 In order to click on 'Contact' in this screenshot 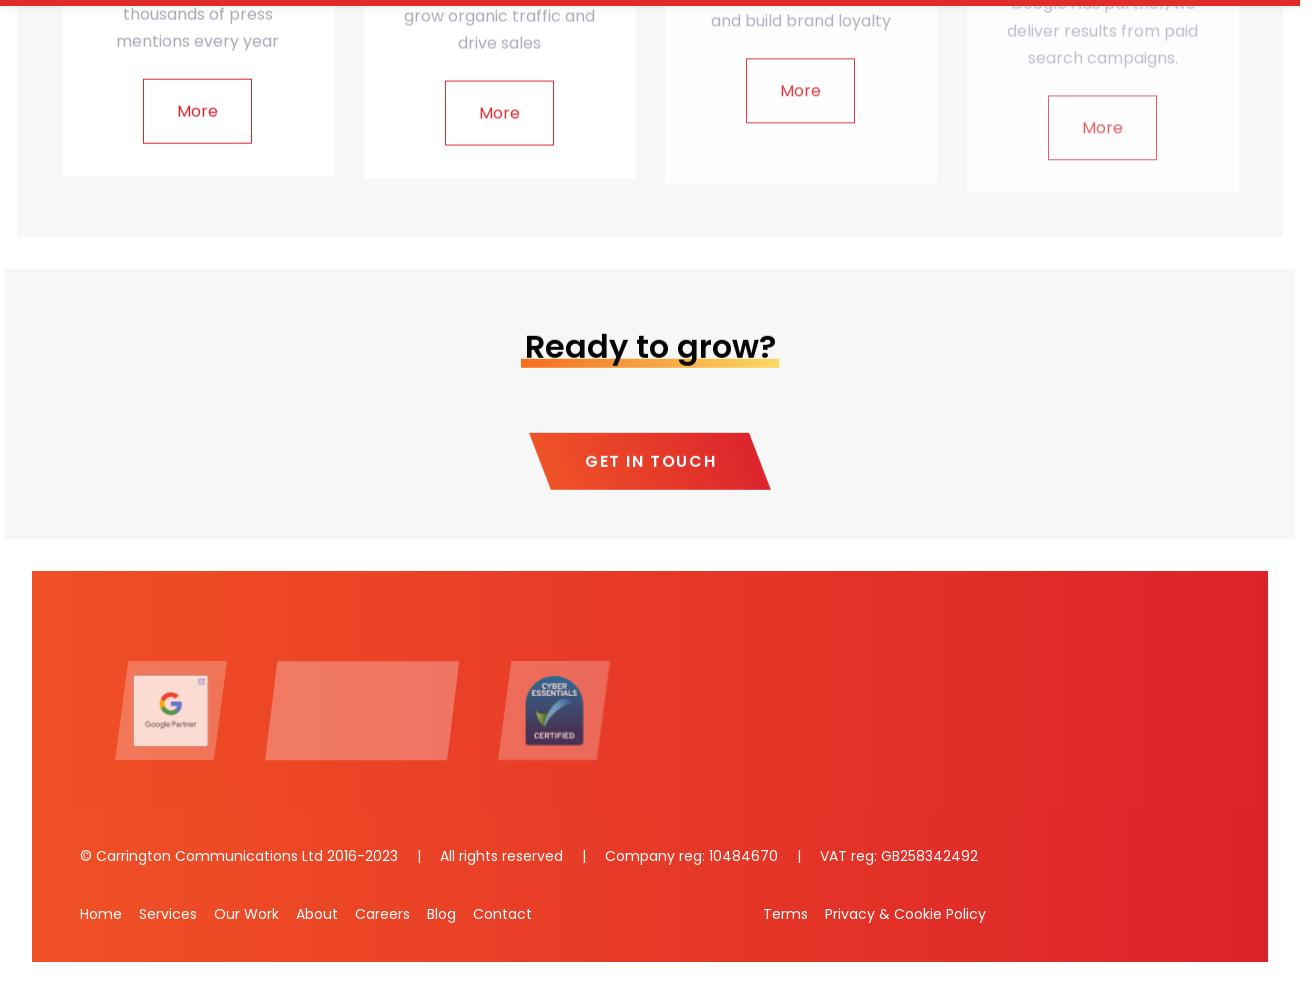, I will do `click(473, 912)`.